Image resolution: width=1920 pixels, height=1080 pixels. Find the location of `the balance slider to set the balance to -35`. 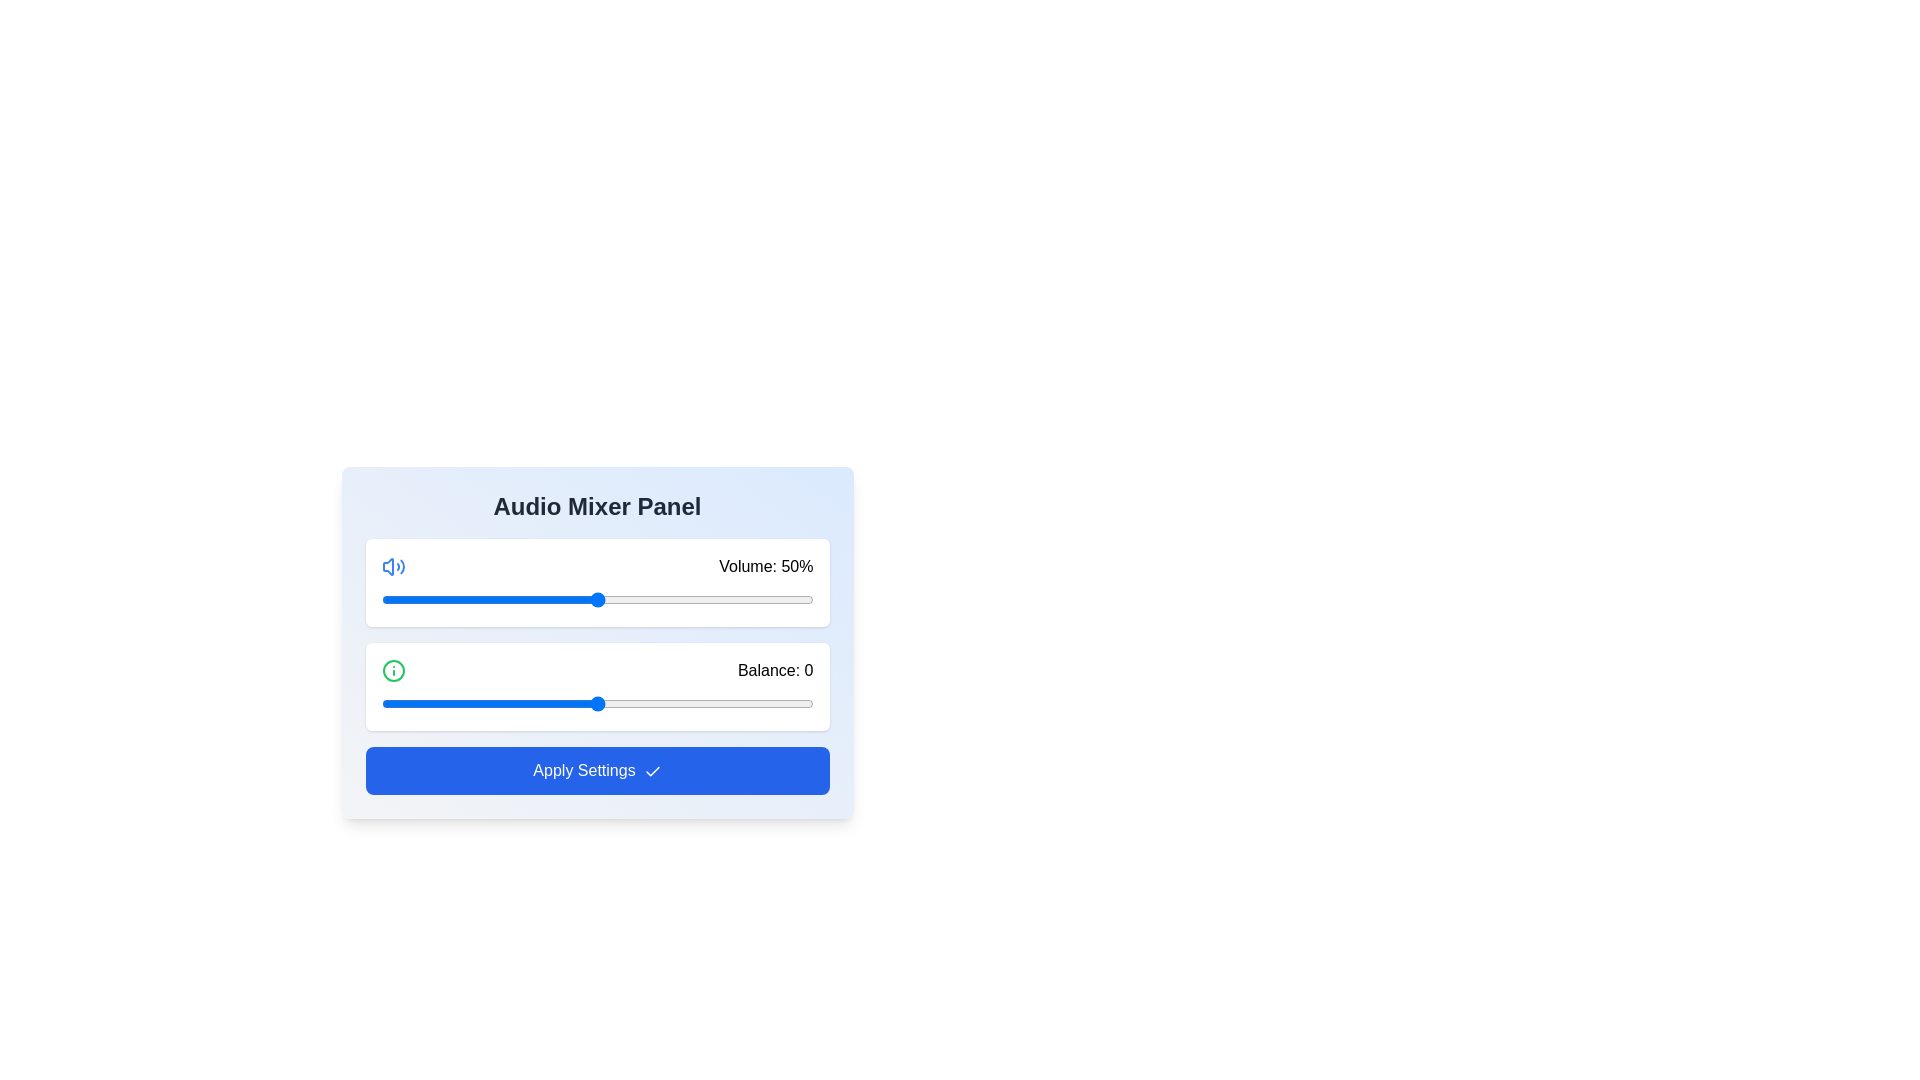

the balance slider to set the balance to -35 is located at coordinates (445, 703).